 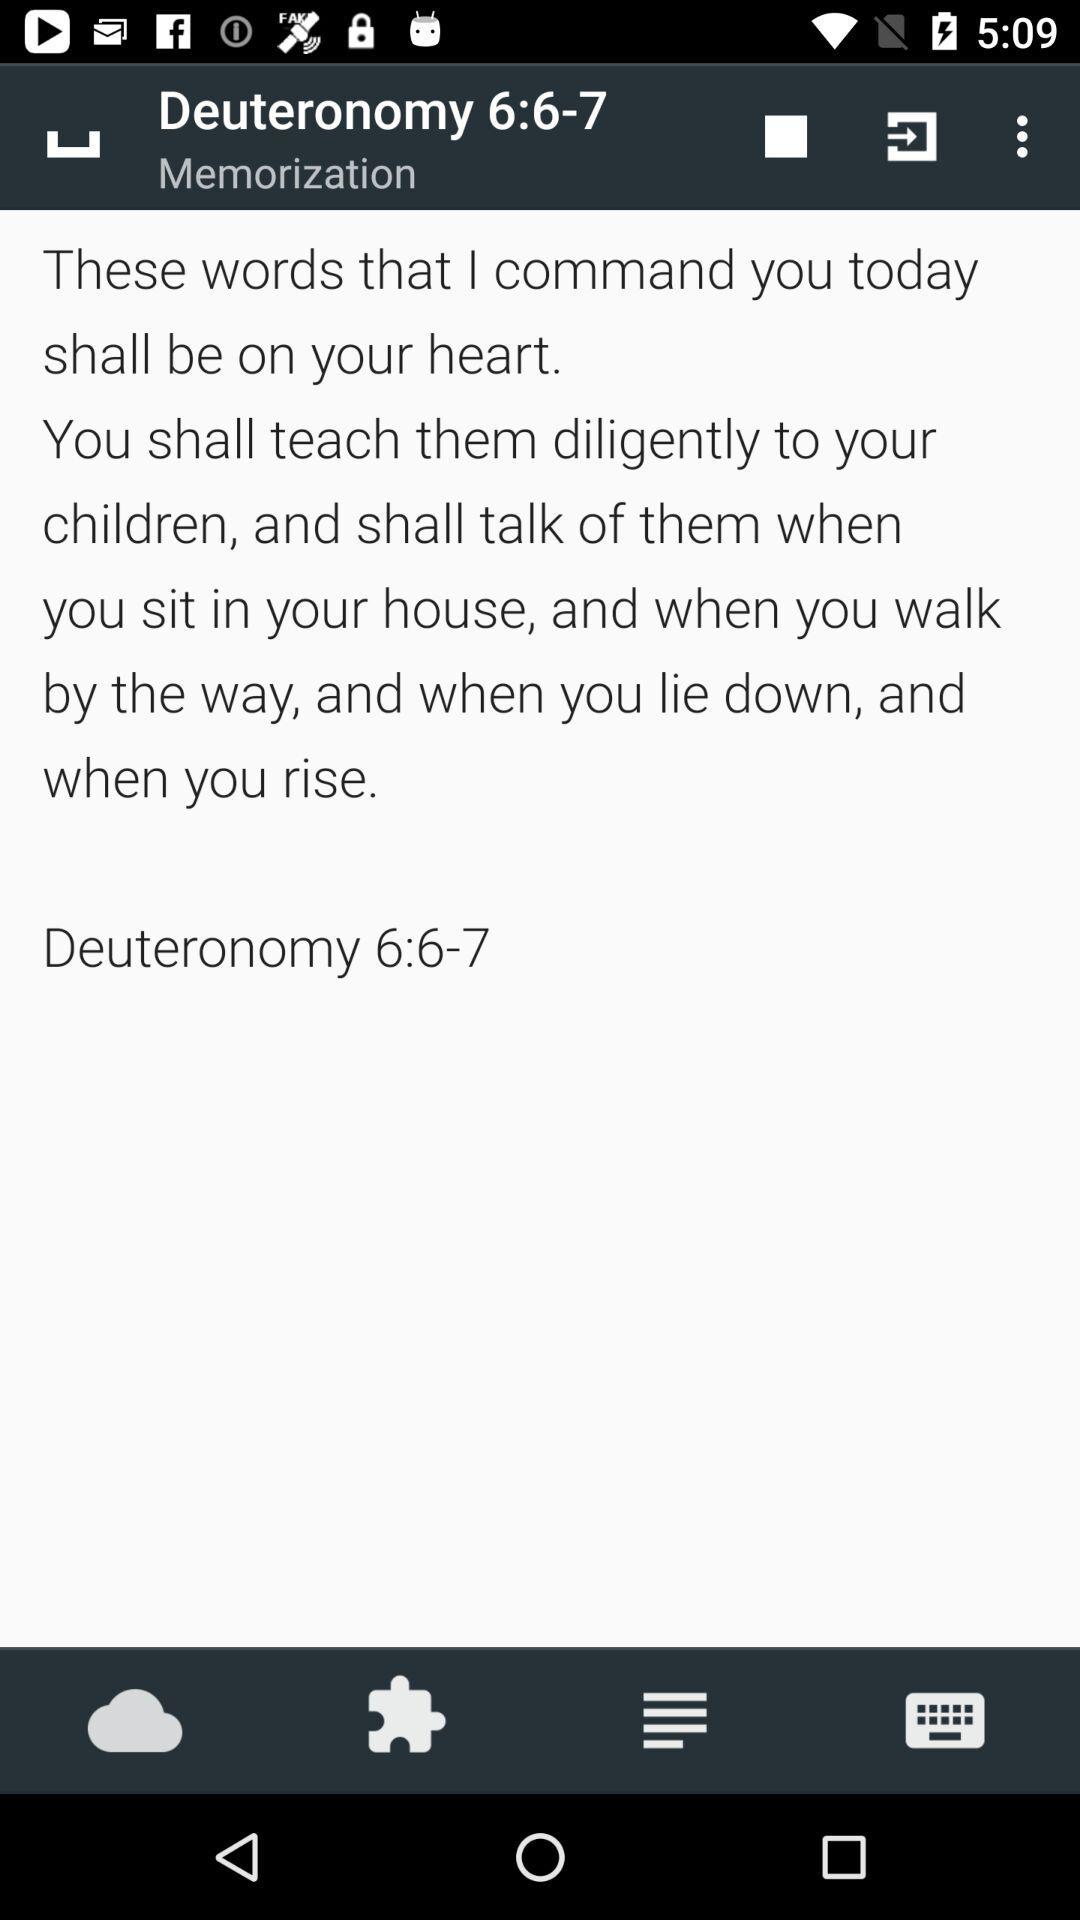 What do you see at coordinates (72, 135) in the screenshot?
I see `the item above these words that` at bounding box center [72, 135].